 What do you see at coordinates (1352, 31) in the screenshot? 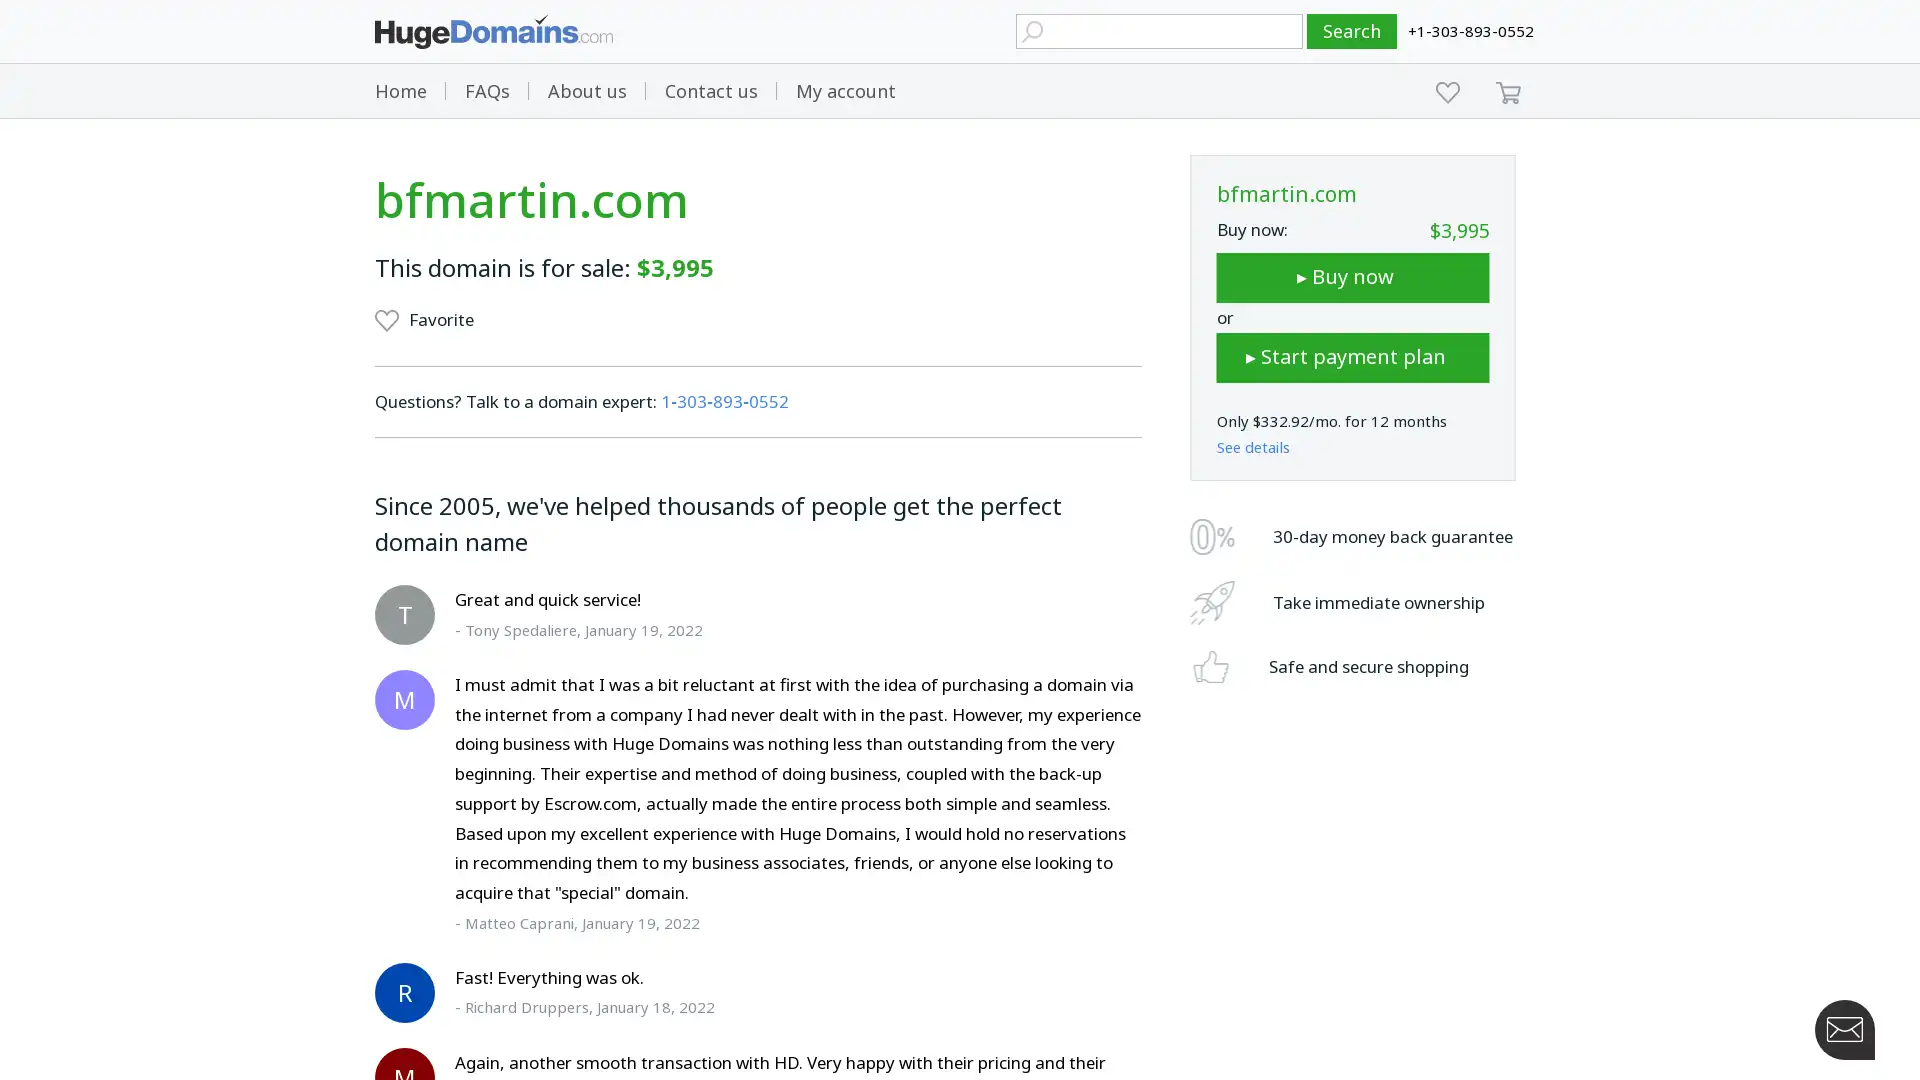
I see `Search` at bounding box center [1352, 31].